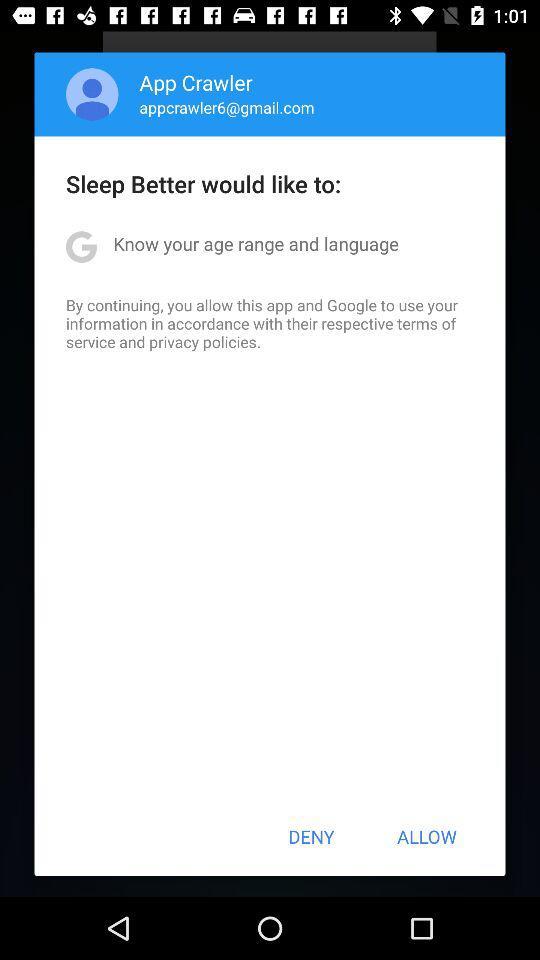 This screenshot has width=540, height=960. What do you see at coordinates (226, 107) in the screenshot?
I see `the appcrawler6@gmail.com app` at bounding box center [226, 107].